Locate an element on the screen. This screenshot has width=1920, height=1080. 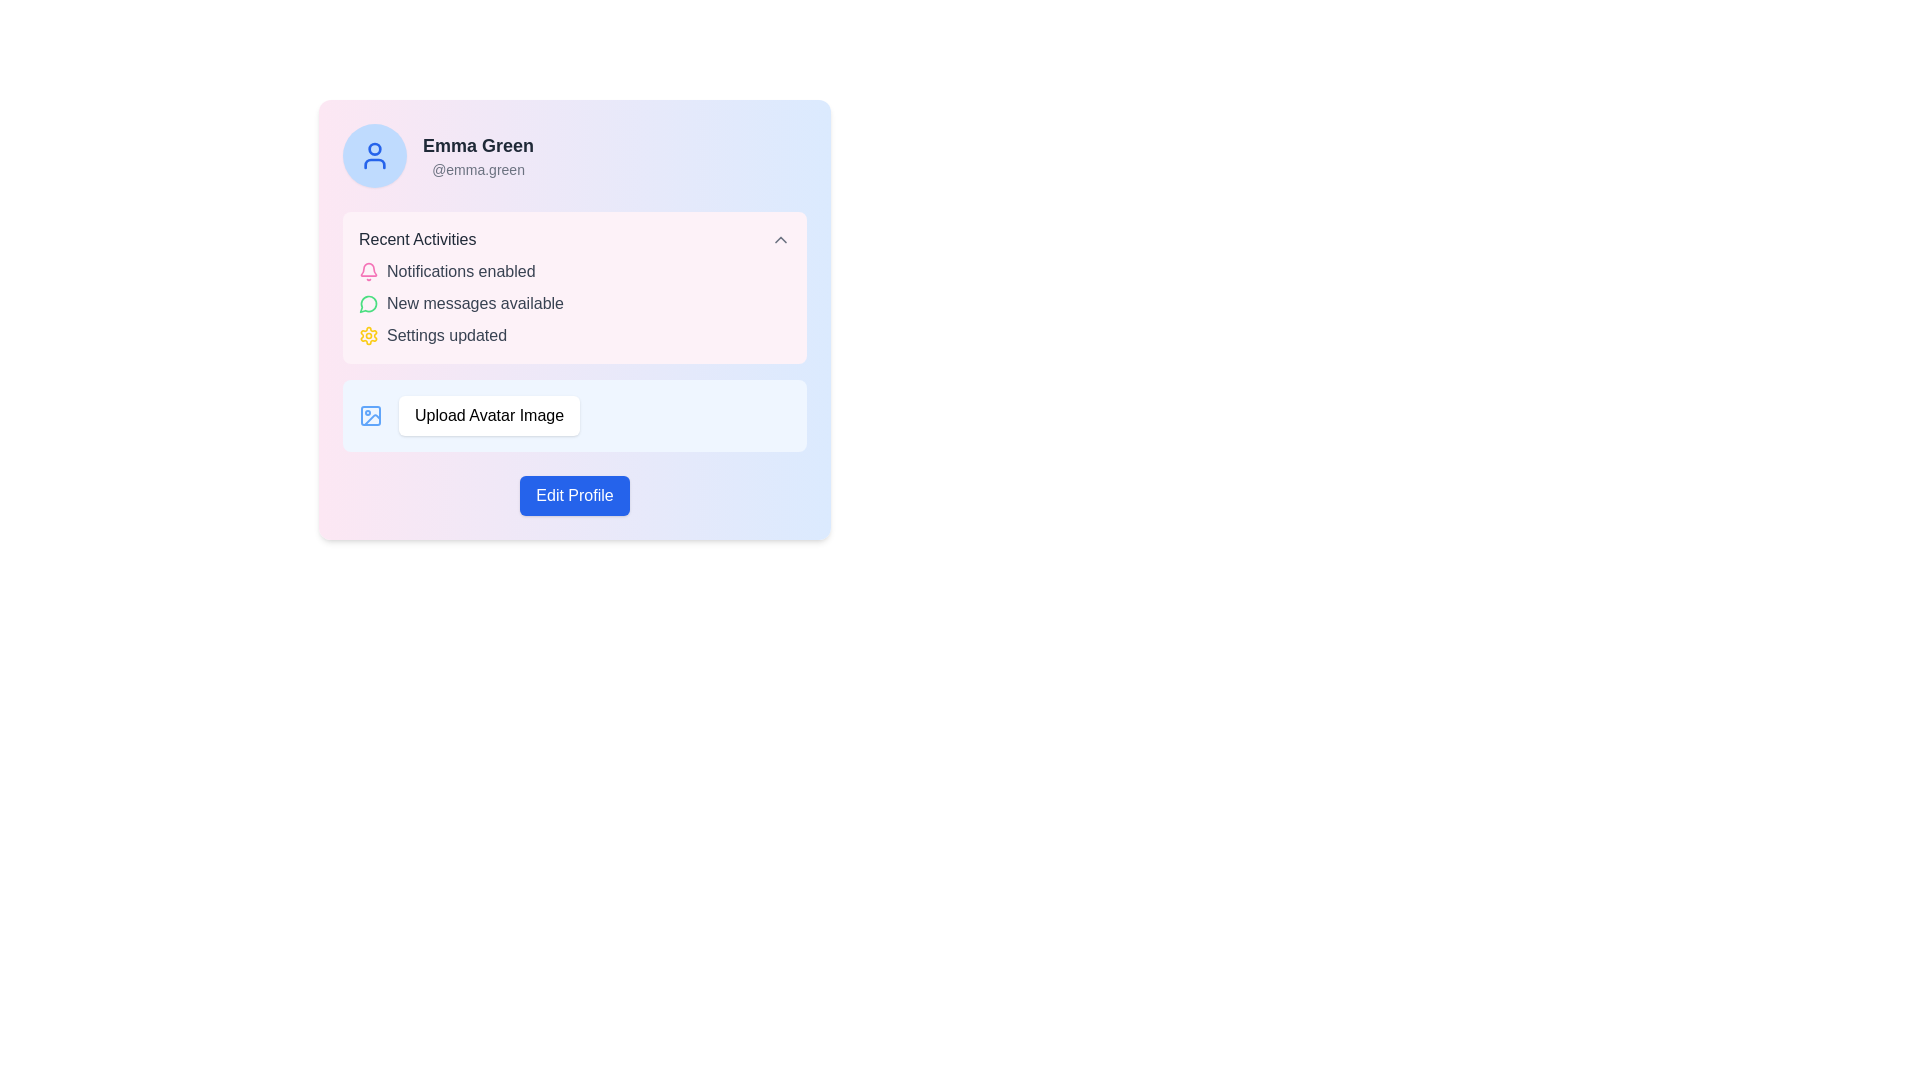
the small blue icon resembling a photo symbol, which is located to the left of the 'Upload Avatar Image' text in a light blue background is located at coordinates (370, 415).